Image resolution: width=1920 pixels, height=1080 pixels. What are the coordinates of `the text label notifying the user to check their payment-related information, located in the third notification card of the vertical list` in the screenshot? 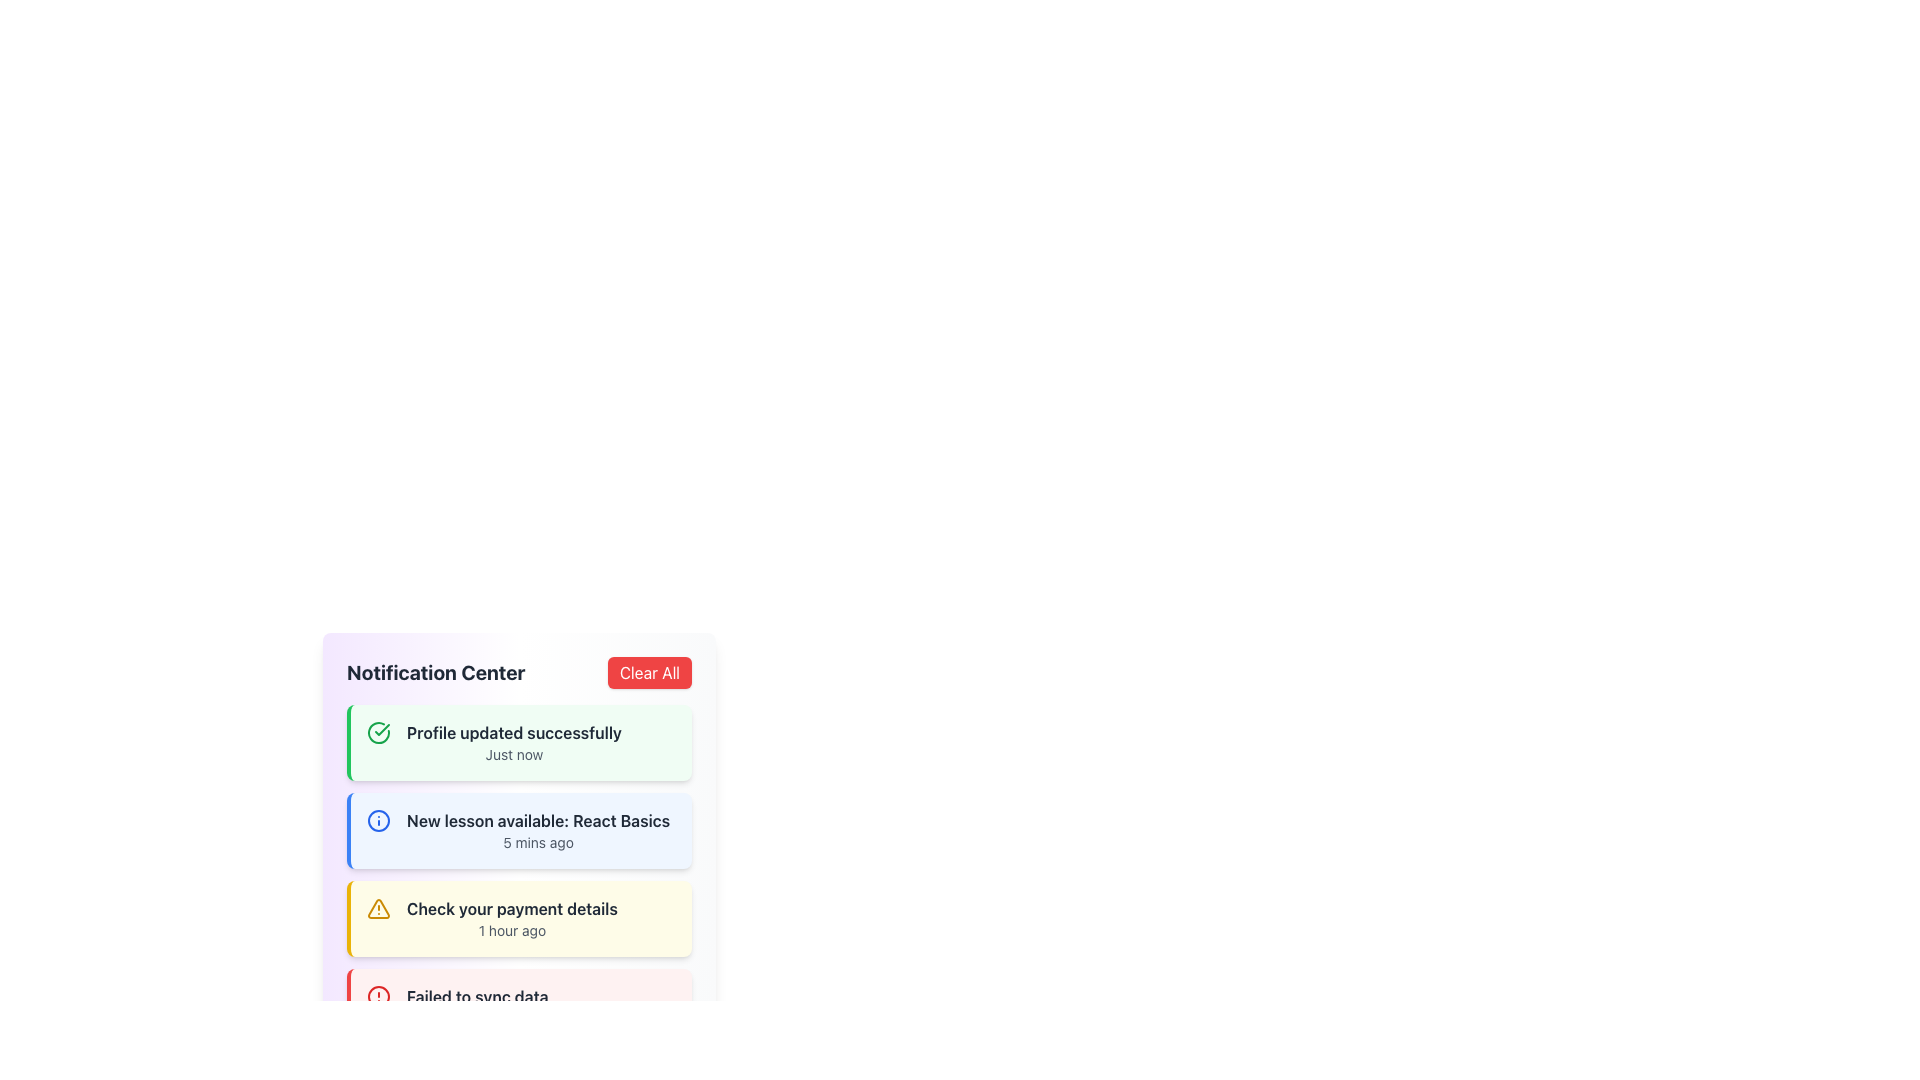 It's located at (512, 909).